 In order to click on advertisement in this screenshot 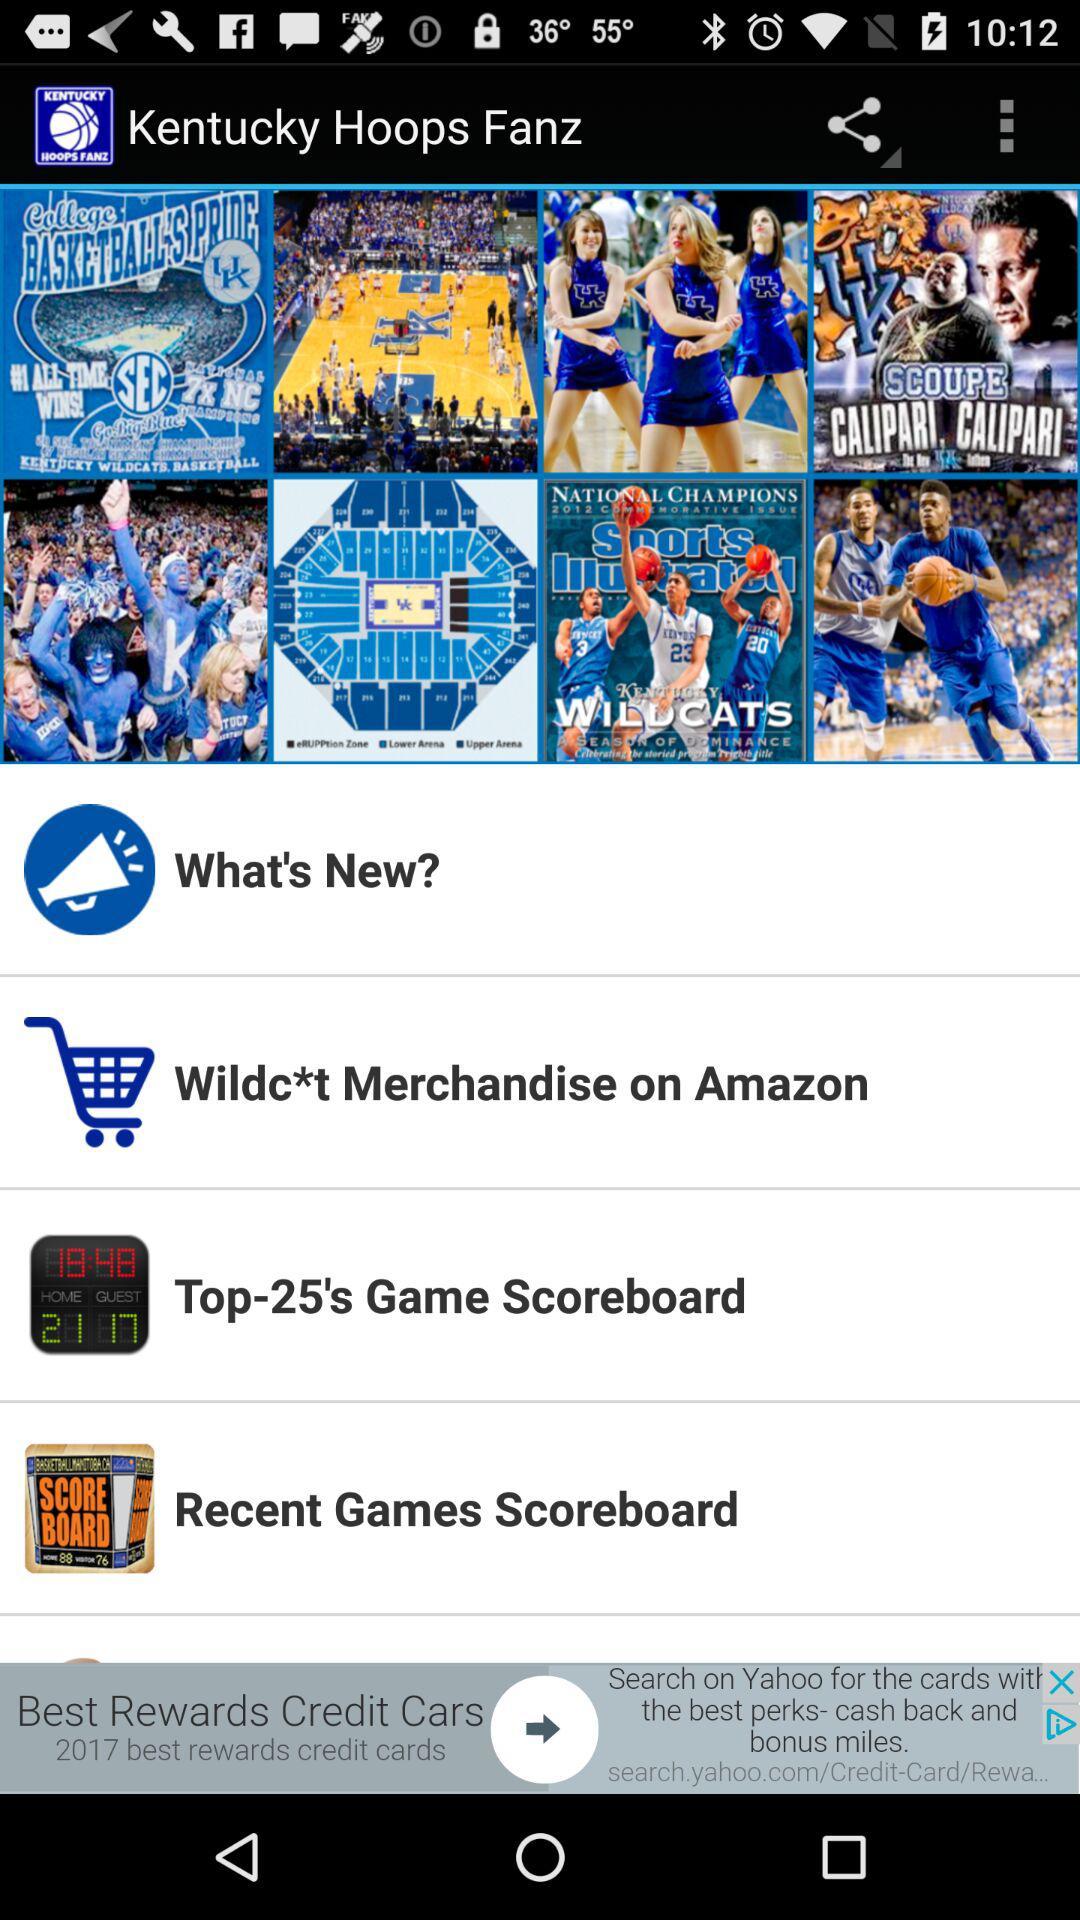, I will do `click(540, 1727)`.